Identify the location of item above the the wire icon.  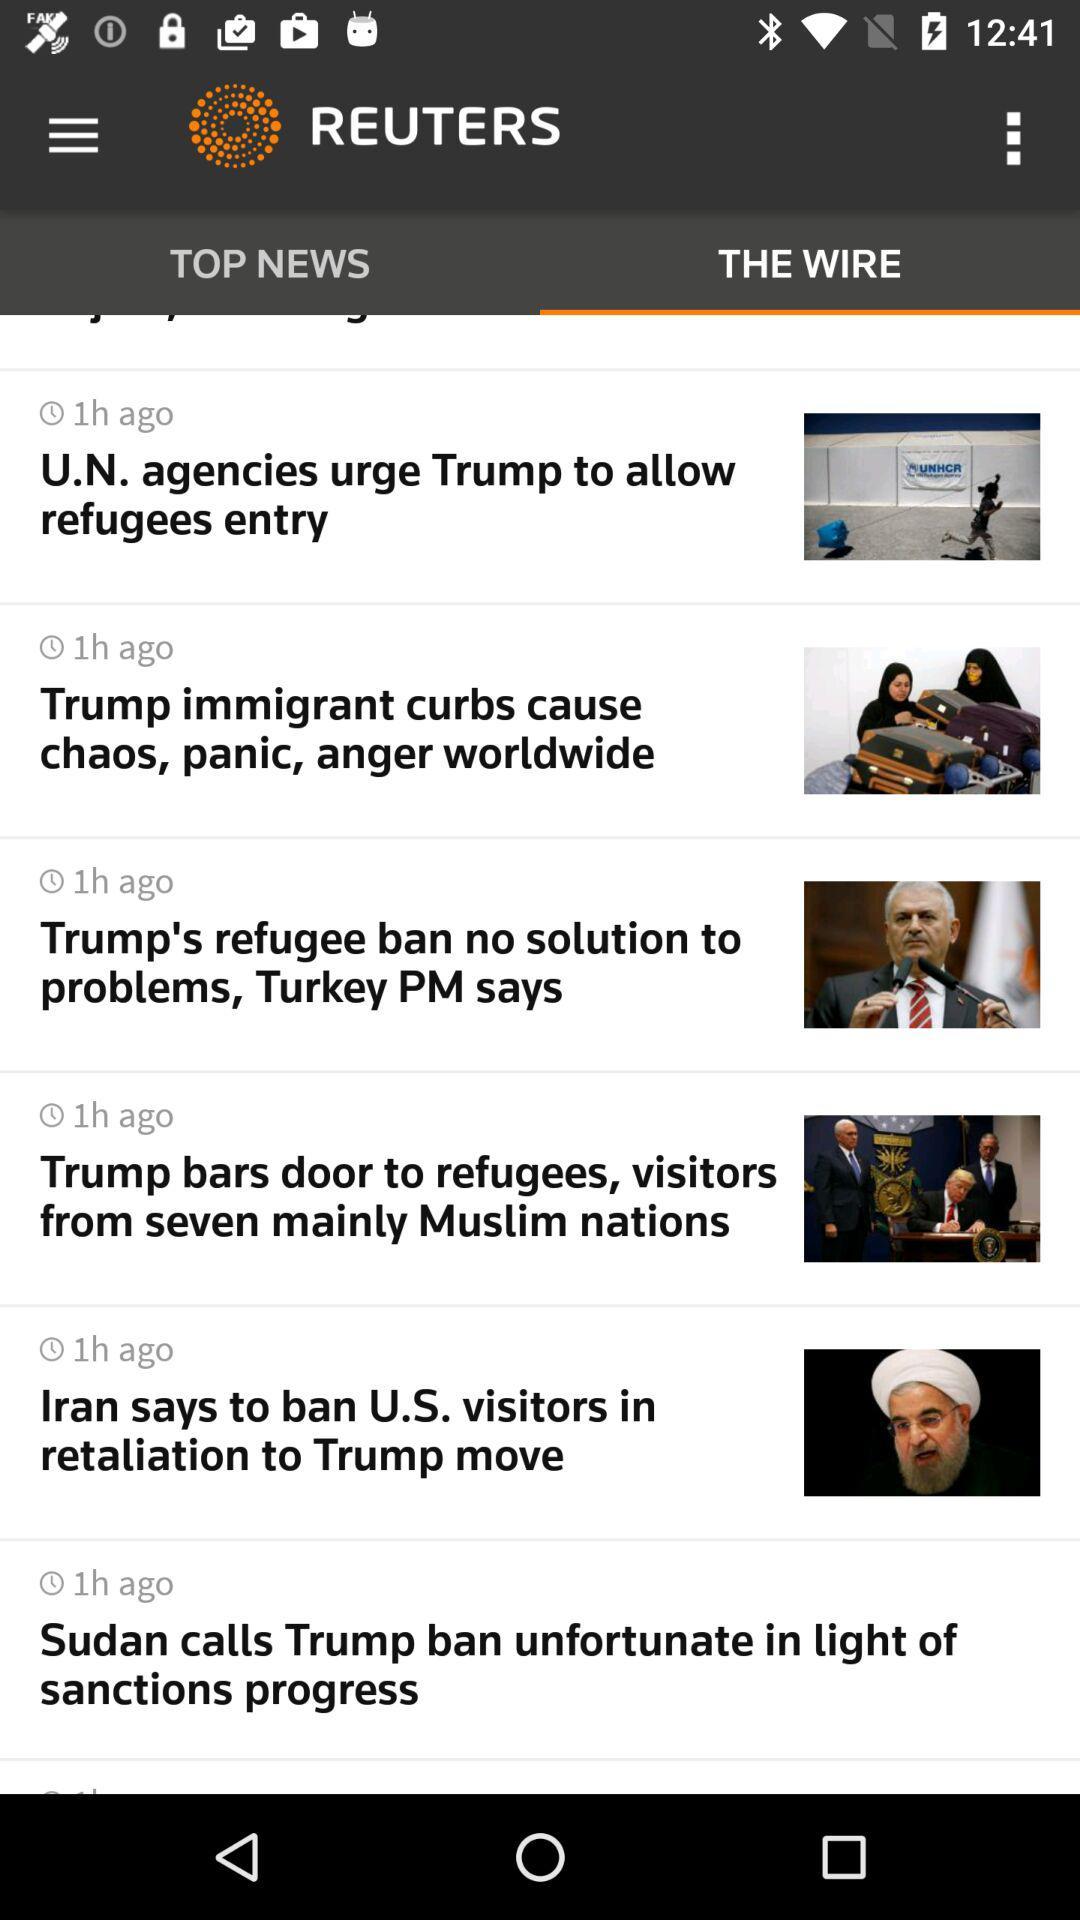
(1017, 135).